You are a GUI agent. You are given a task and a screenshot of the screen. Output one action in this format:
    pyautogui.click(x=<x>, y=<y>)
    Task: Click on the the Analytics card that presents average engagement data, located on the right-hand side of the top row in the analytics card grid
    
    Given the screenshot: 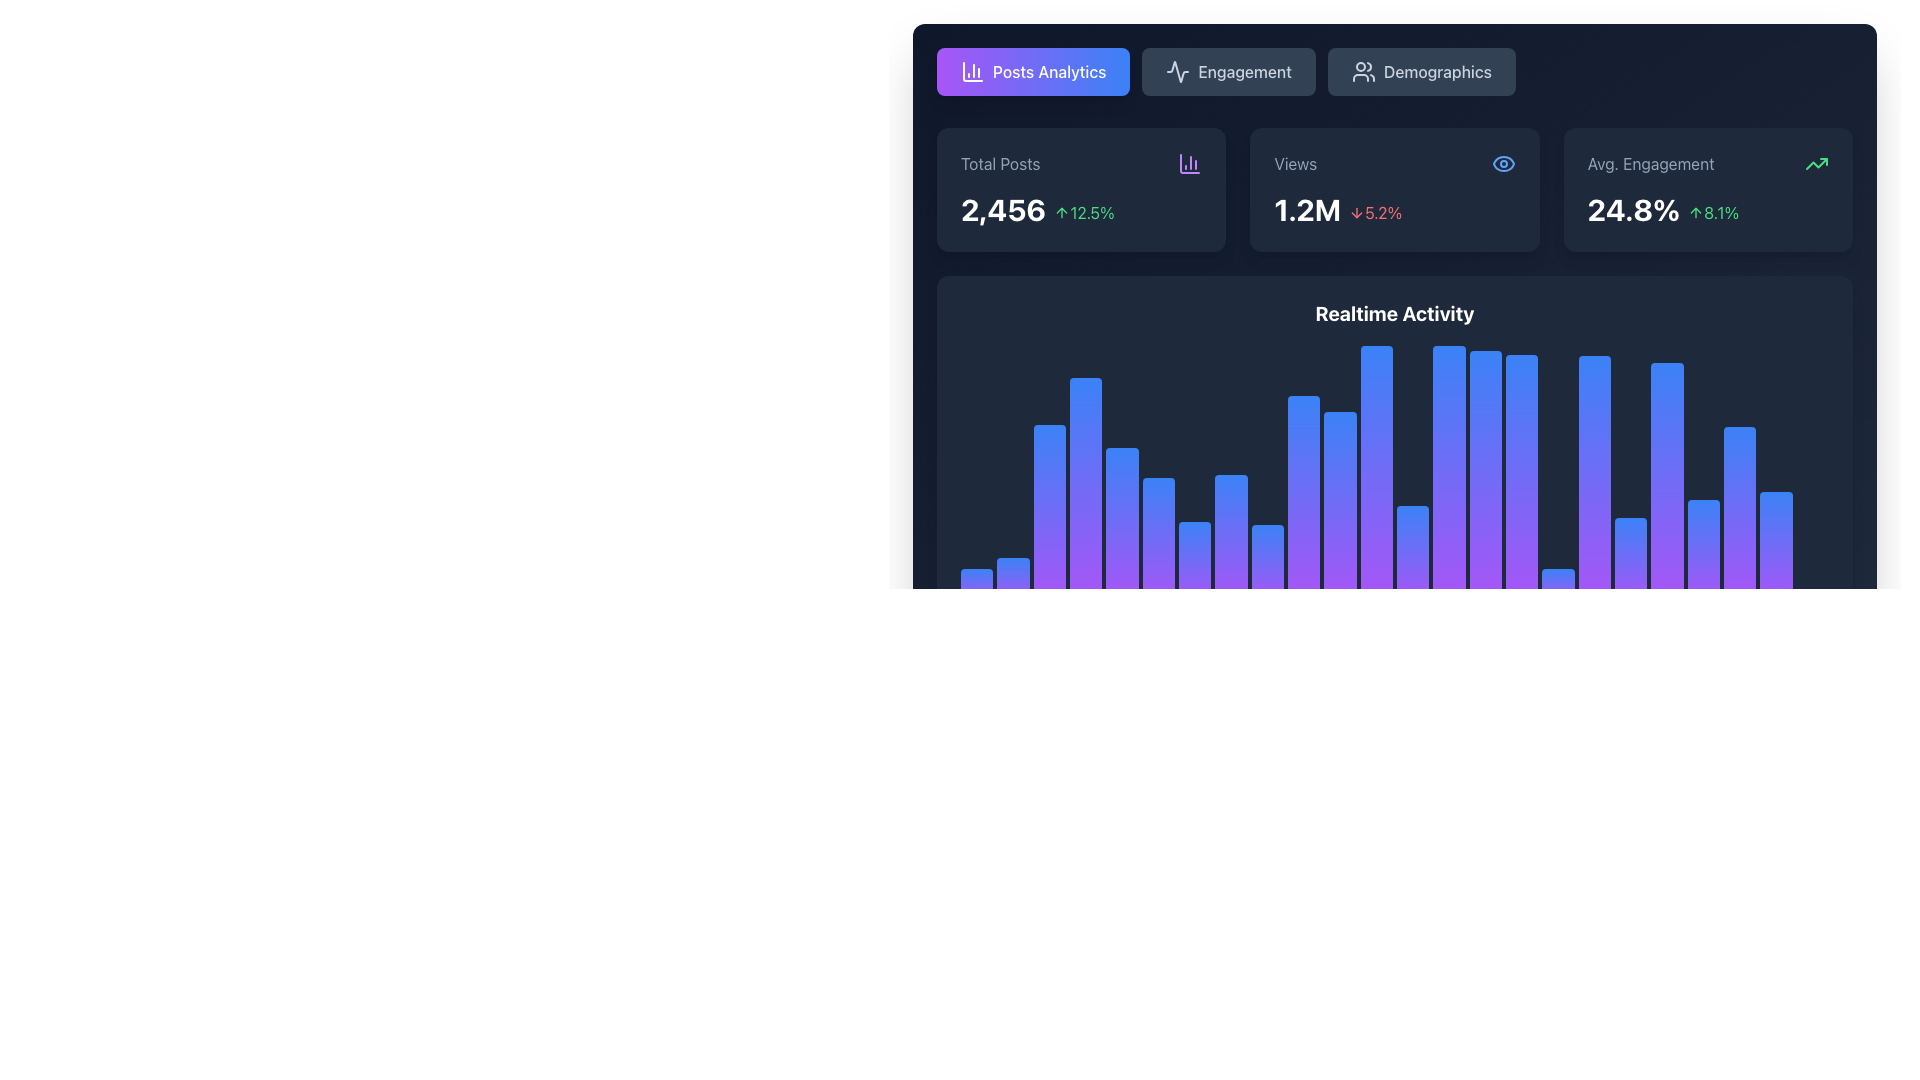 What is the action you would take?
    pyautogui.click(x=1707, y=189)
    